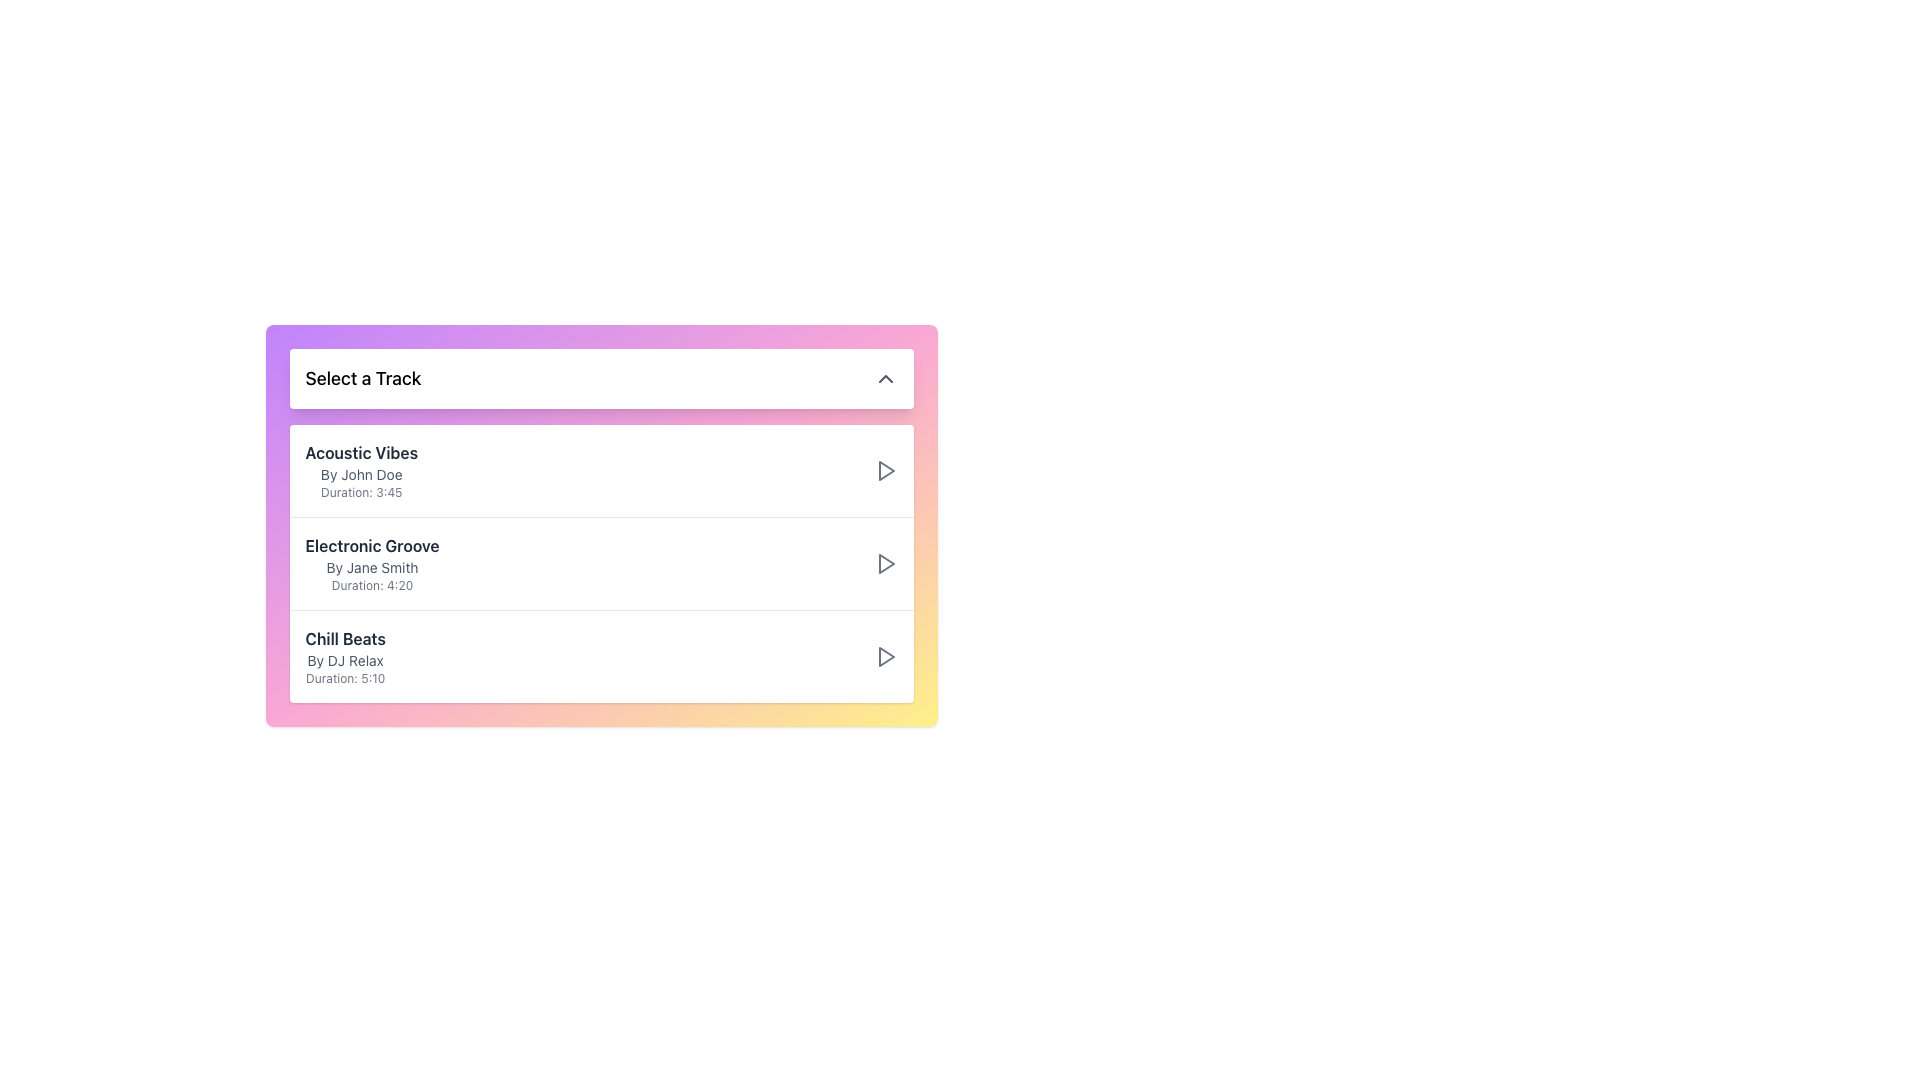 This screenshot has width=1920, height=1080. Describe the element at coordinates (885, 656) in the screenshot. I see `the playback/navigation icon located to the right of the 'Chill Beats' text in the third row of the vertical list` at that location.